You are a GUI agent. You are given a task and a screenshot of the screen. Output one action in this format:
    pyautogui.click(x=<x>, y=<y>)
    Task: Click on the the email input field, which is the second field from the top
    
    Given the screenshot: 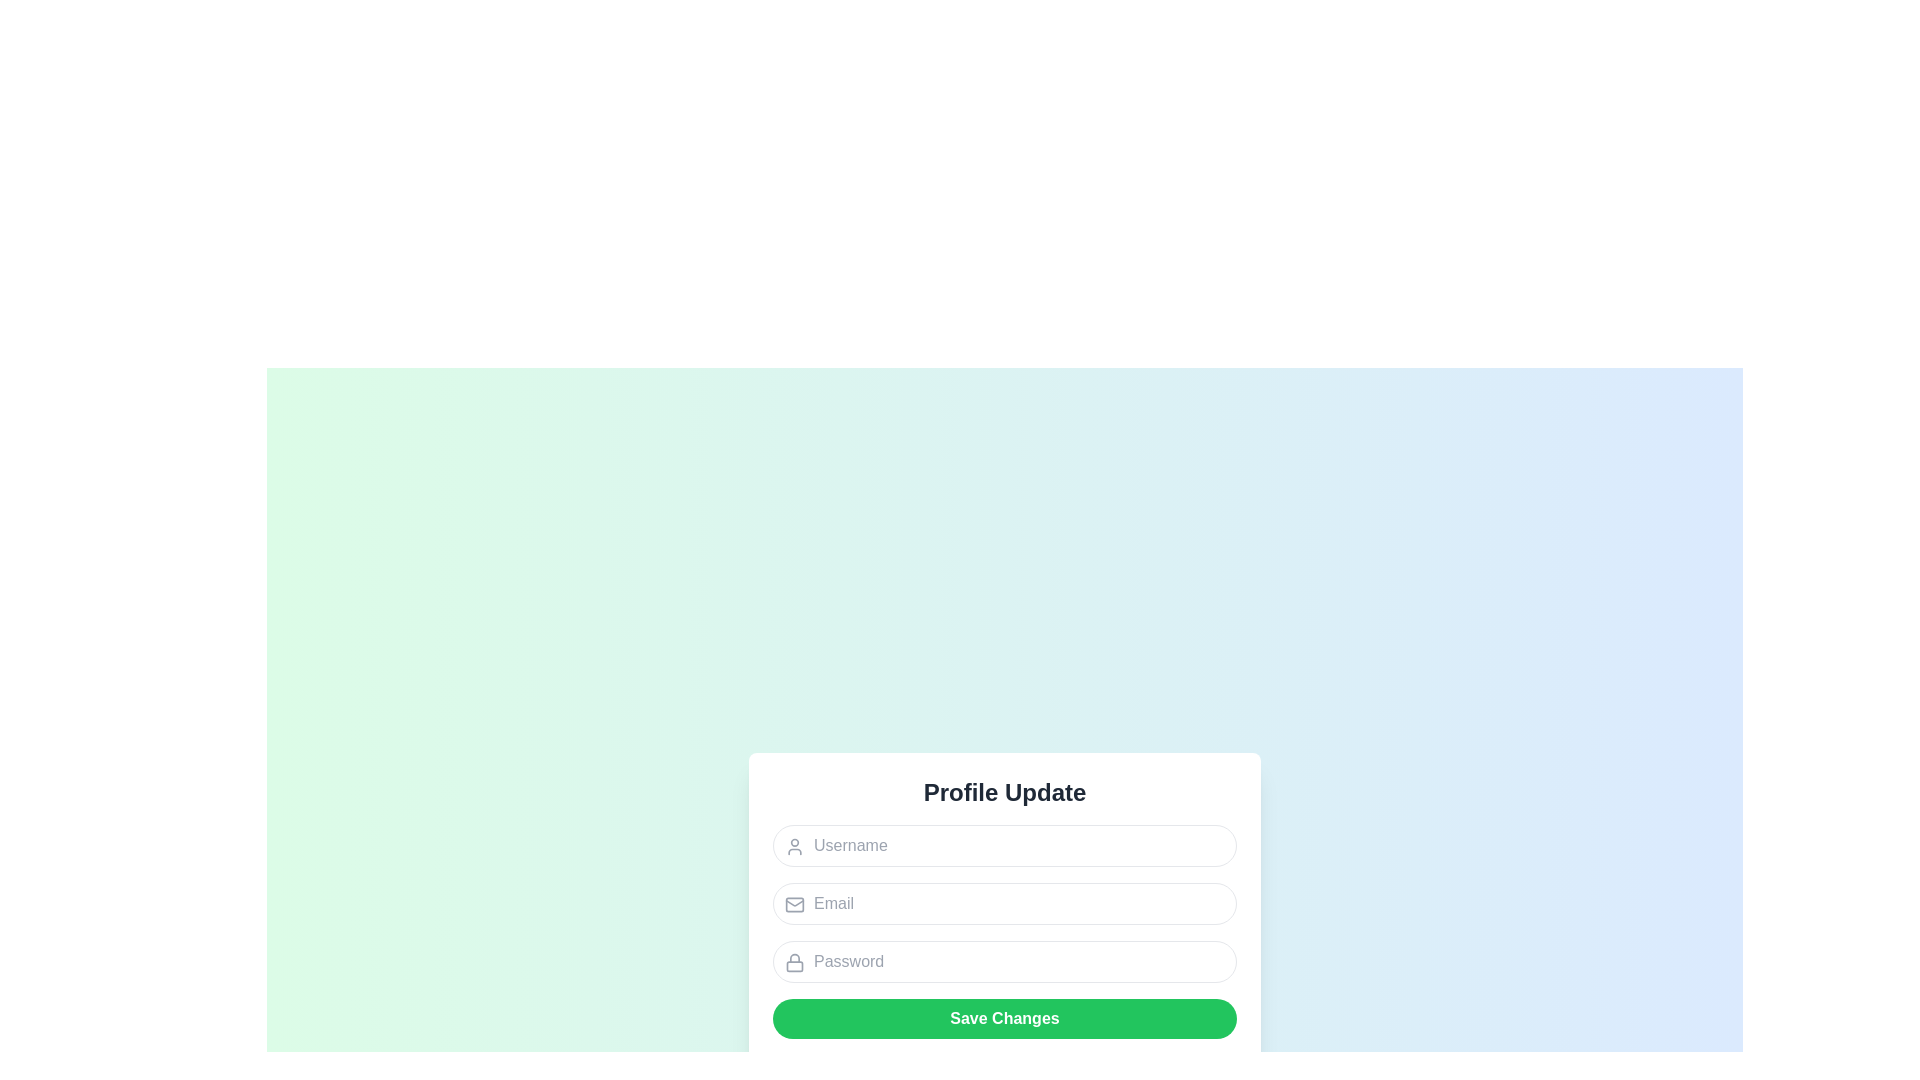 What is the action you would take?
    pyautogui.click(x=1004, y=932)
    